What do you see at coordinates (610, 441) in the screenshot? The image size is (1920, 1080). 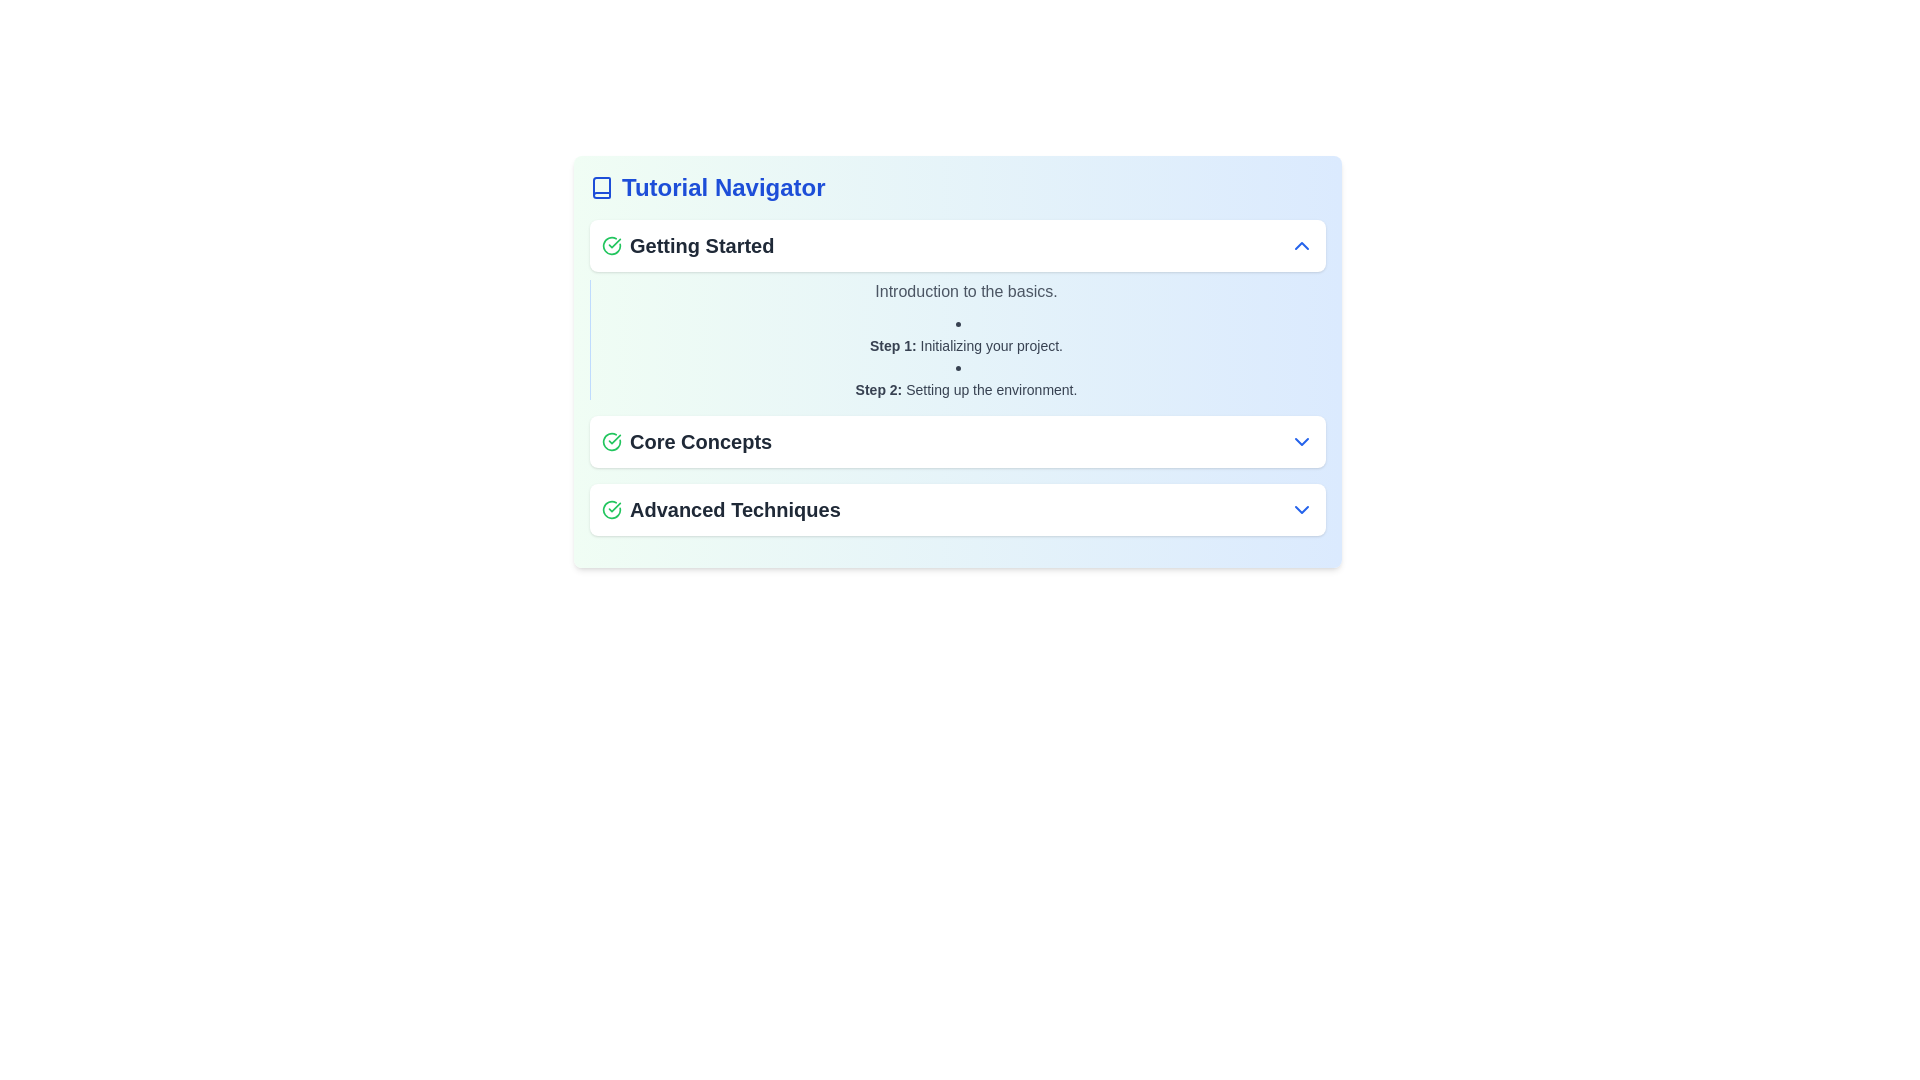 I see `the completion icon located to the left of the 'Core Concepts' text in the tutorial navigator interface, which indicates the section's status` at bounding box center [610, 441].